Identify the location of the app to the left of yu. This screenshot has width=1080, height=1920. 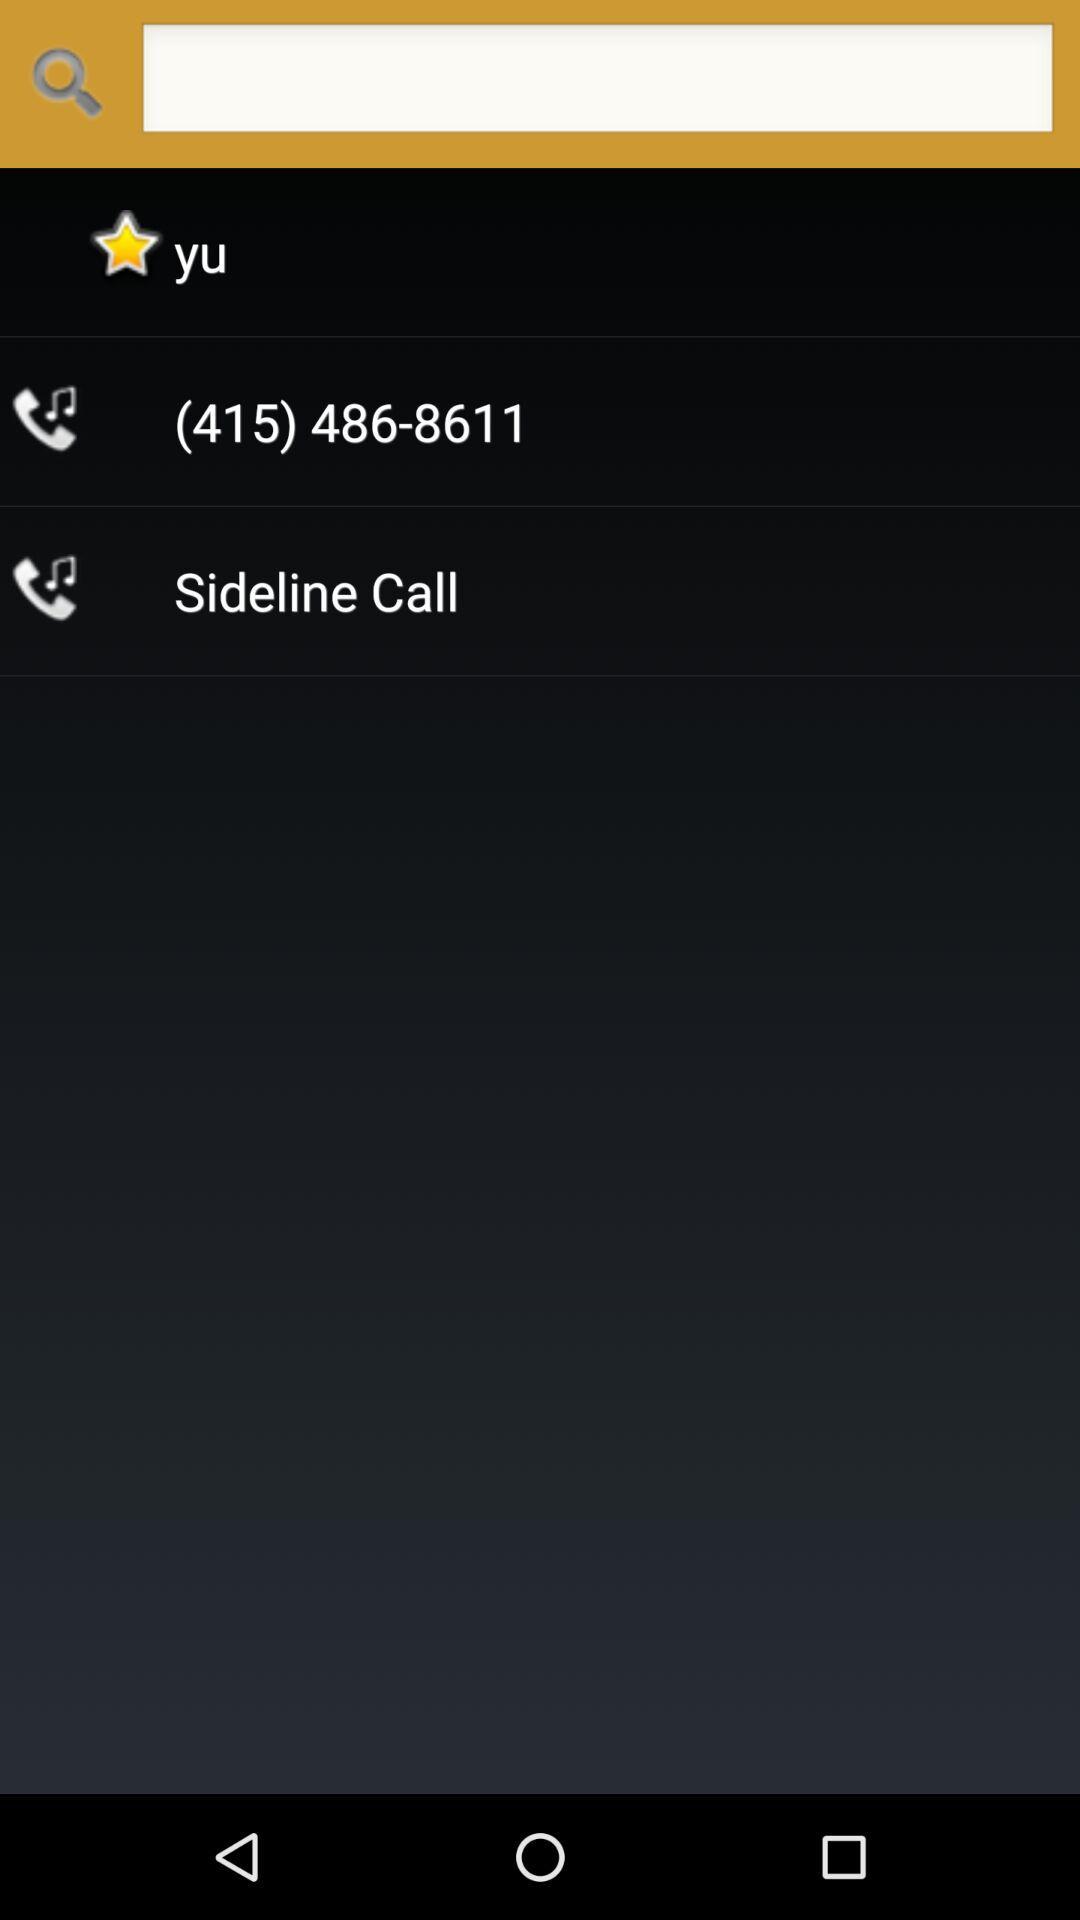
(126, 251).